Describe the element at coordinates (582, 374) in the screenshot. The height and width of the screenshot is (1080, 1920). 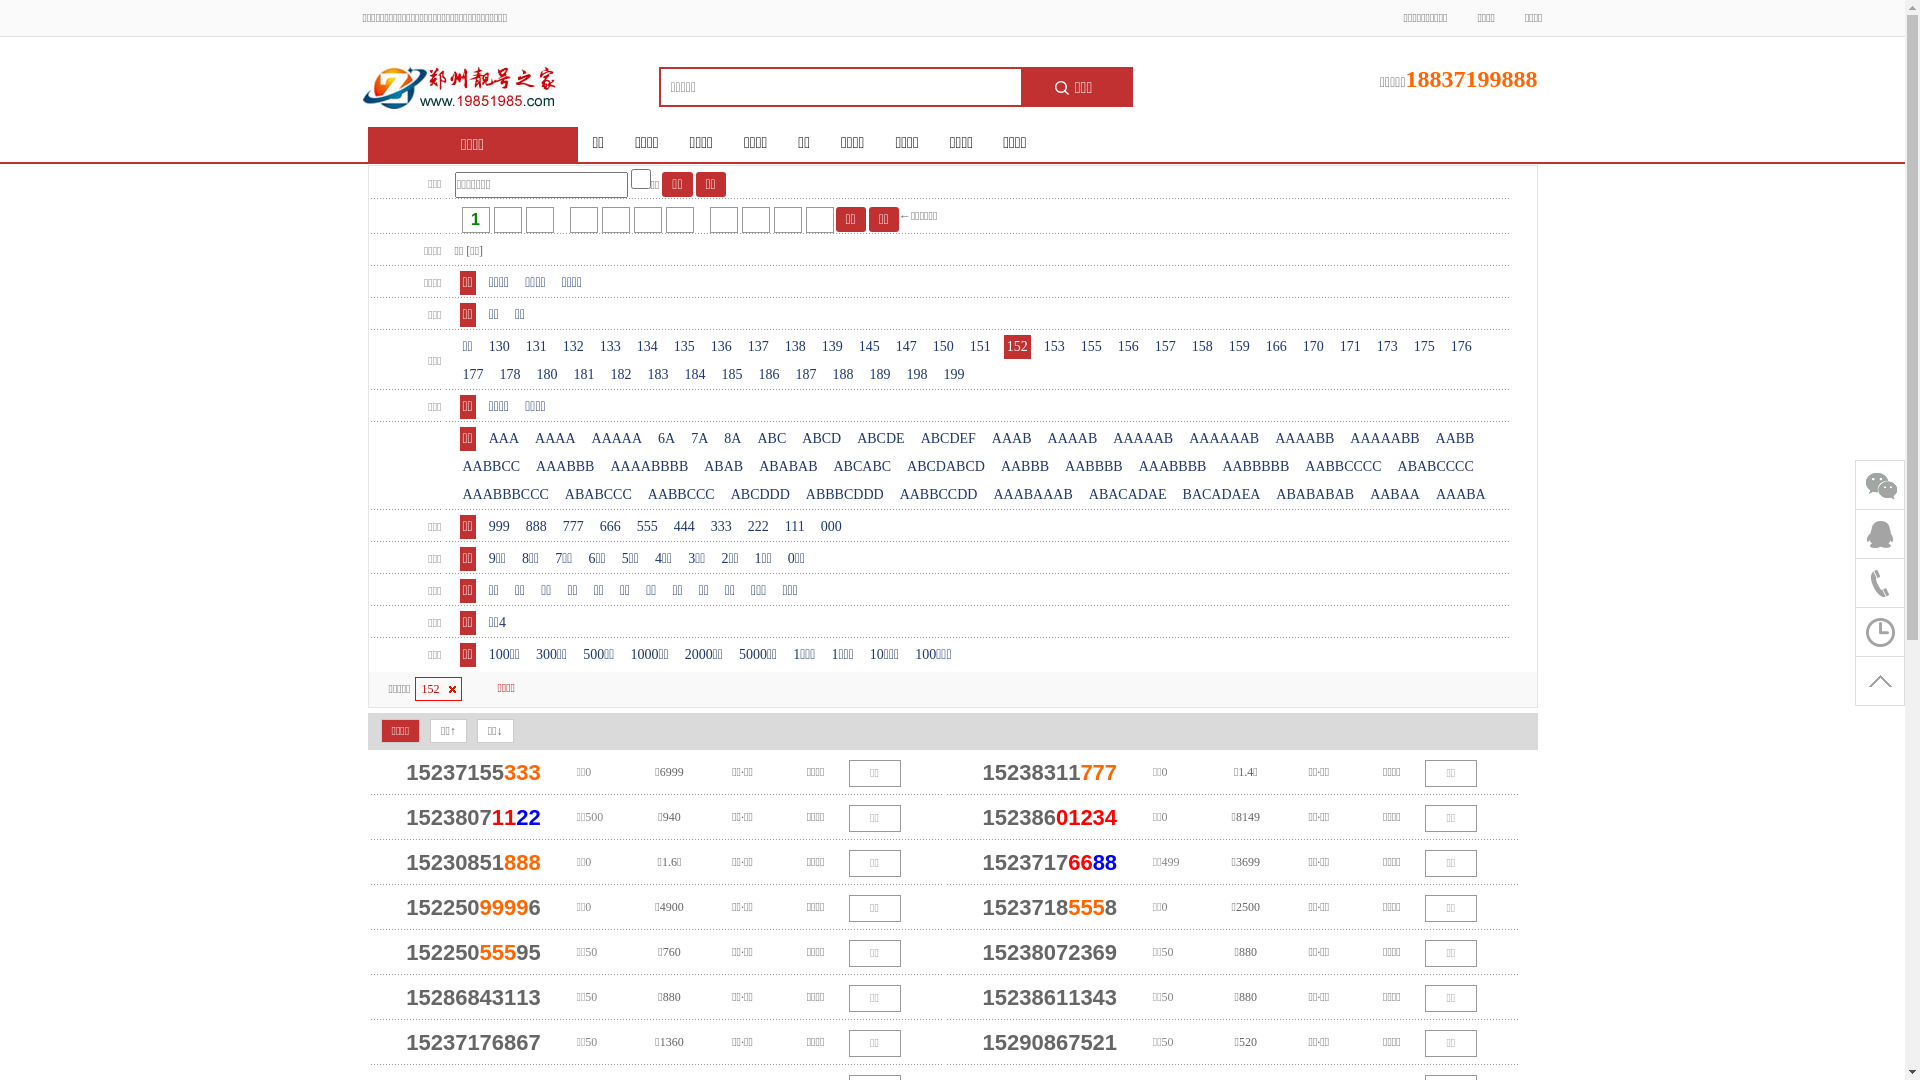
I see `'181'` at that location.